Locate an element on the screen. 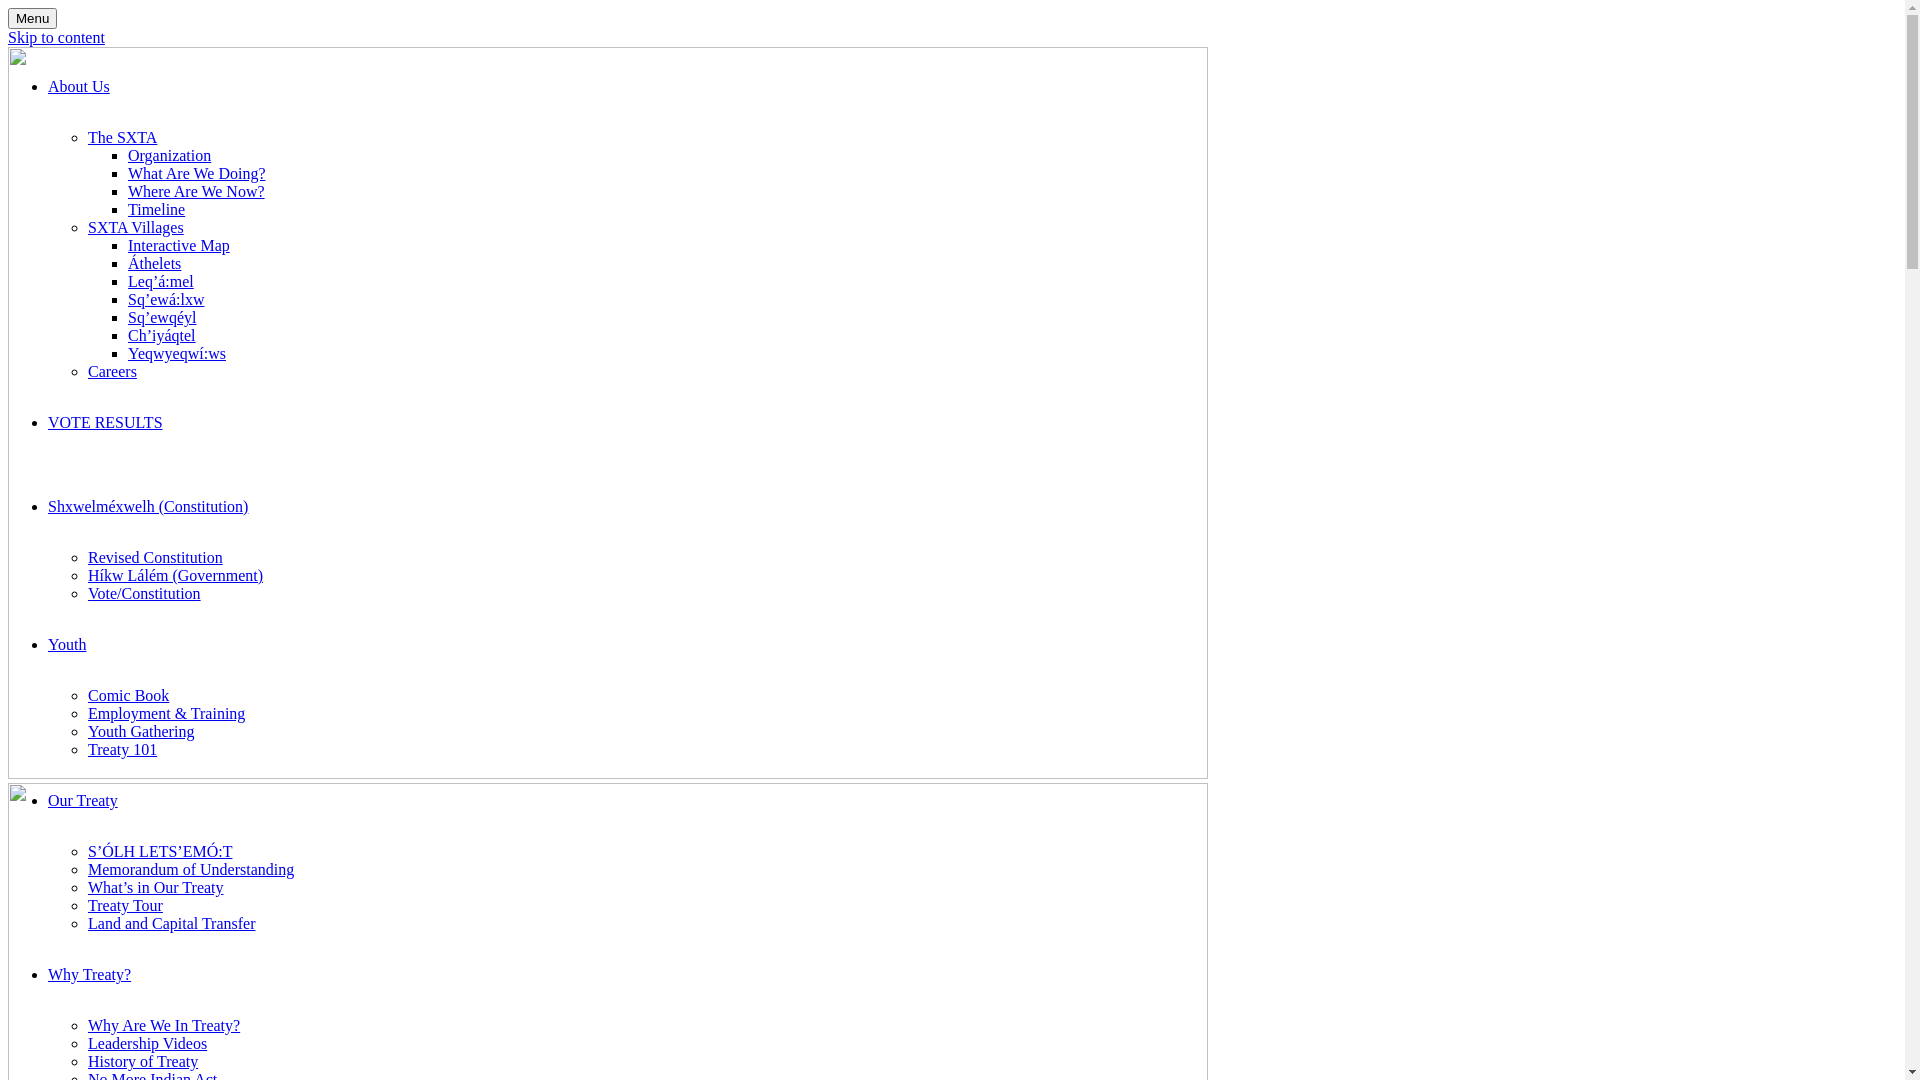 This screenshot has height=1080, width=1920. 'Treaty 101' is located at coordinates (86, 749).